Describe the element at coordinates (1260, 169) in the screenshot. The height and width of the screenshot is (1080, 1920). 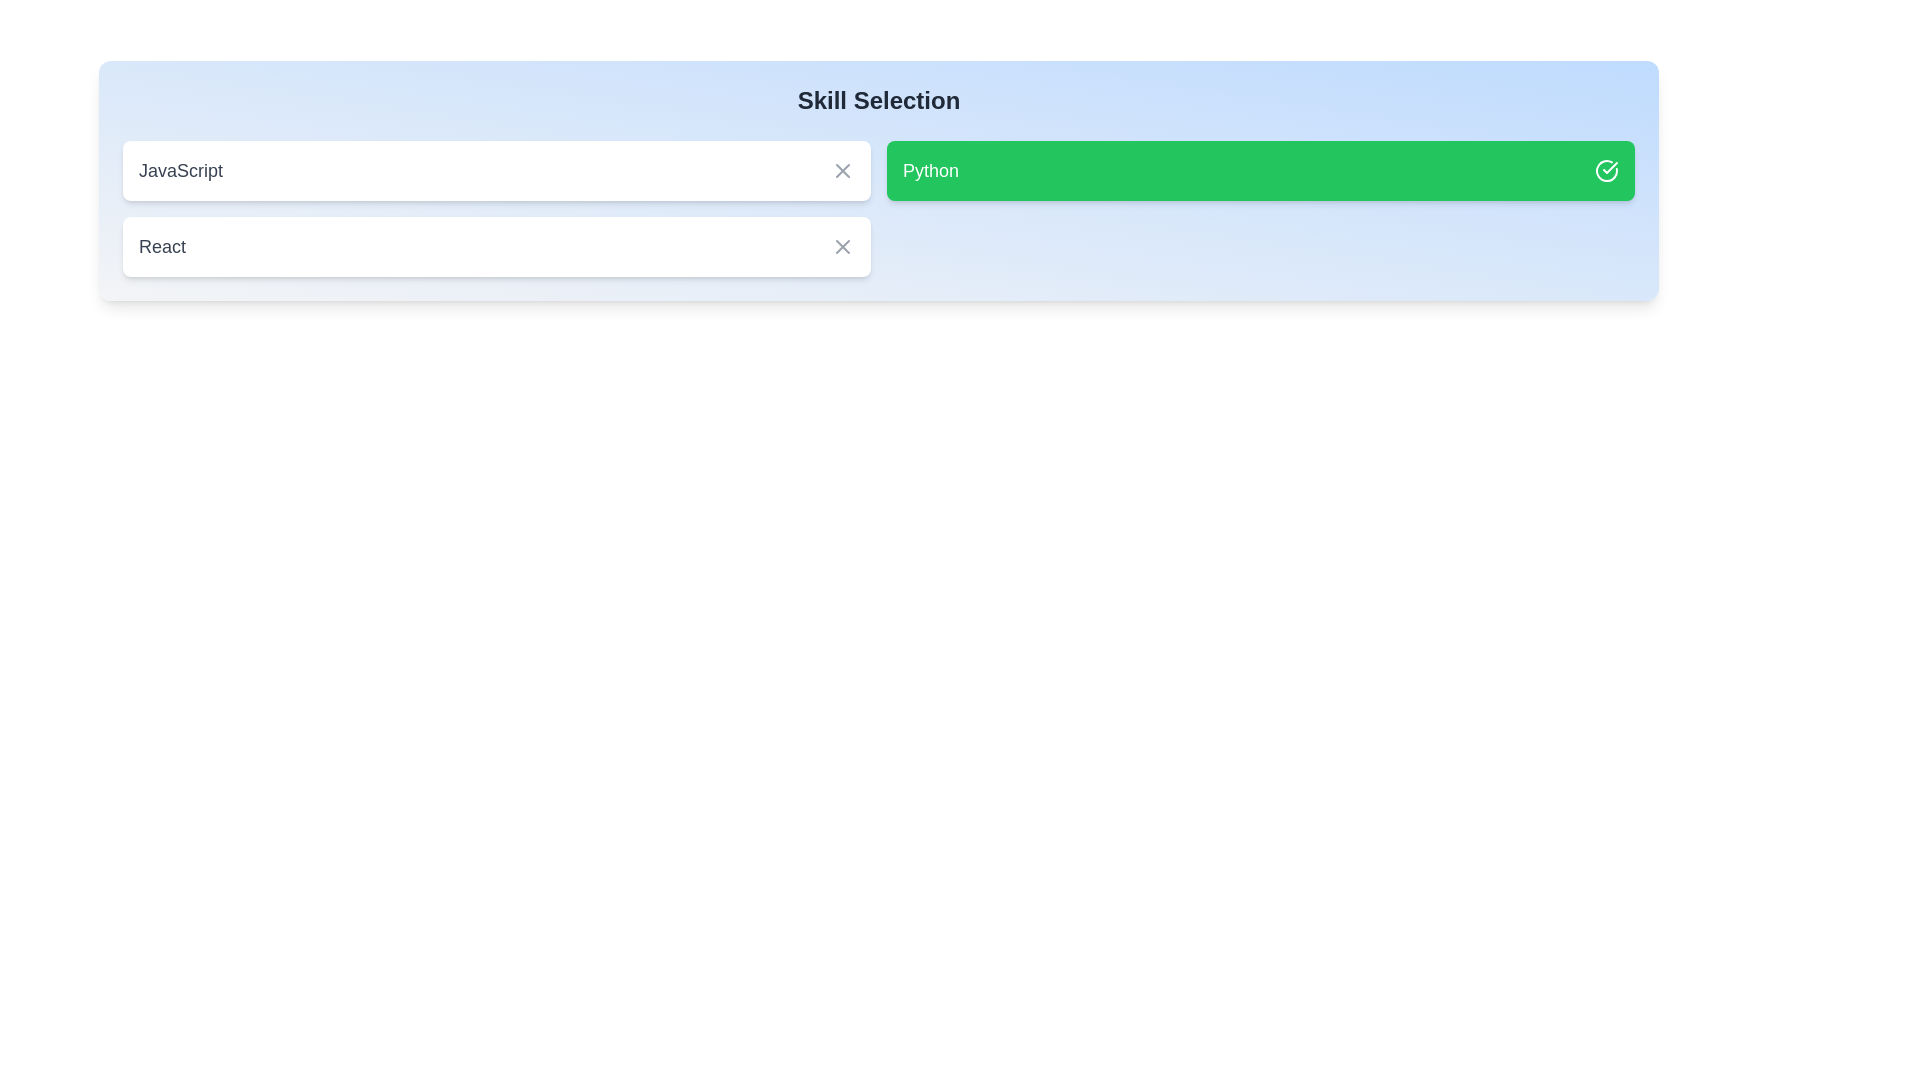
I see `the skill Python by clicking on its corresponding element` at that location.